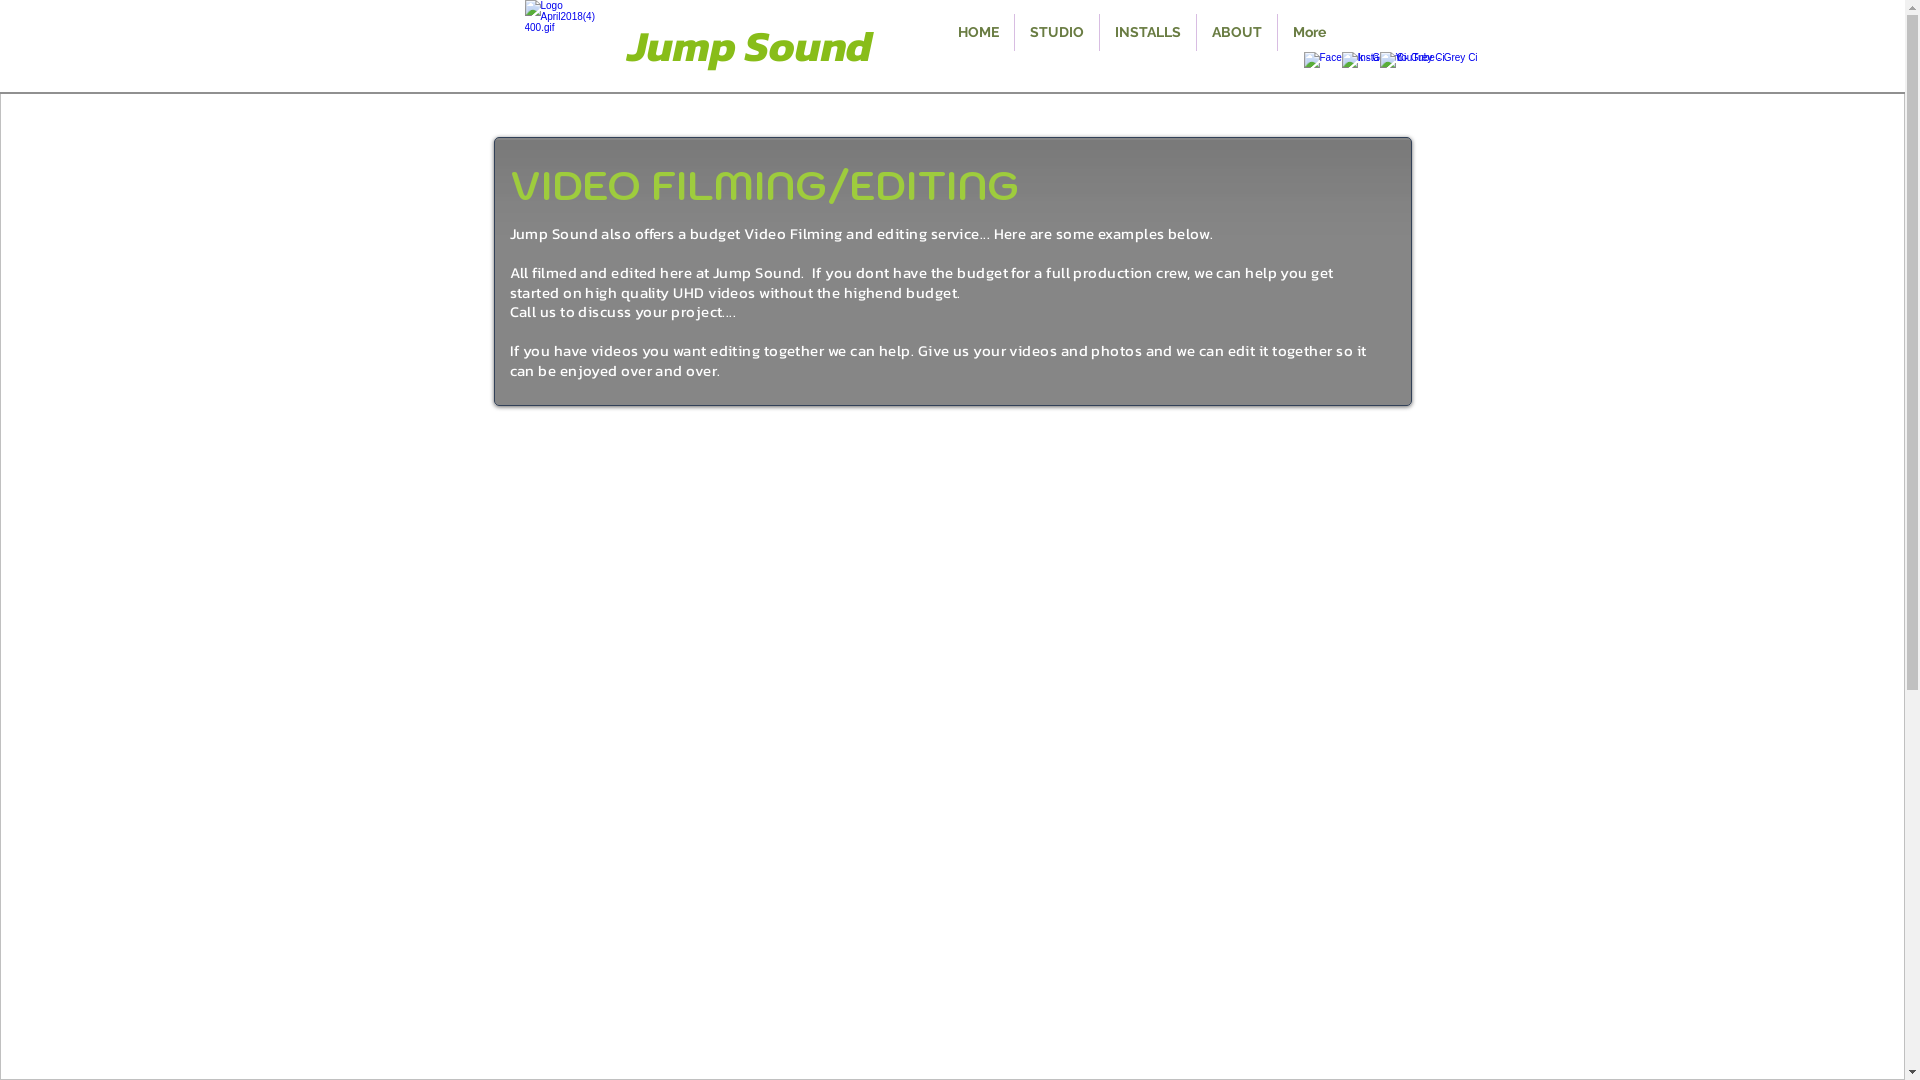 This screenshot has width=1920, height=1080. What do you see at coordinates (1147, 32) in the screenshot?
I see `'INSTALLS'` at bounding box center [1147, 32].